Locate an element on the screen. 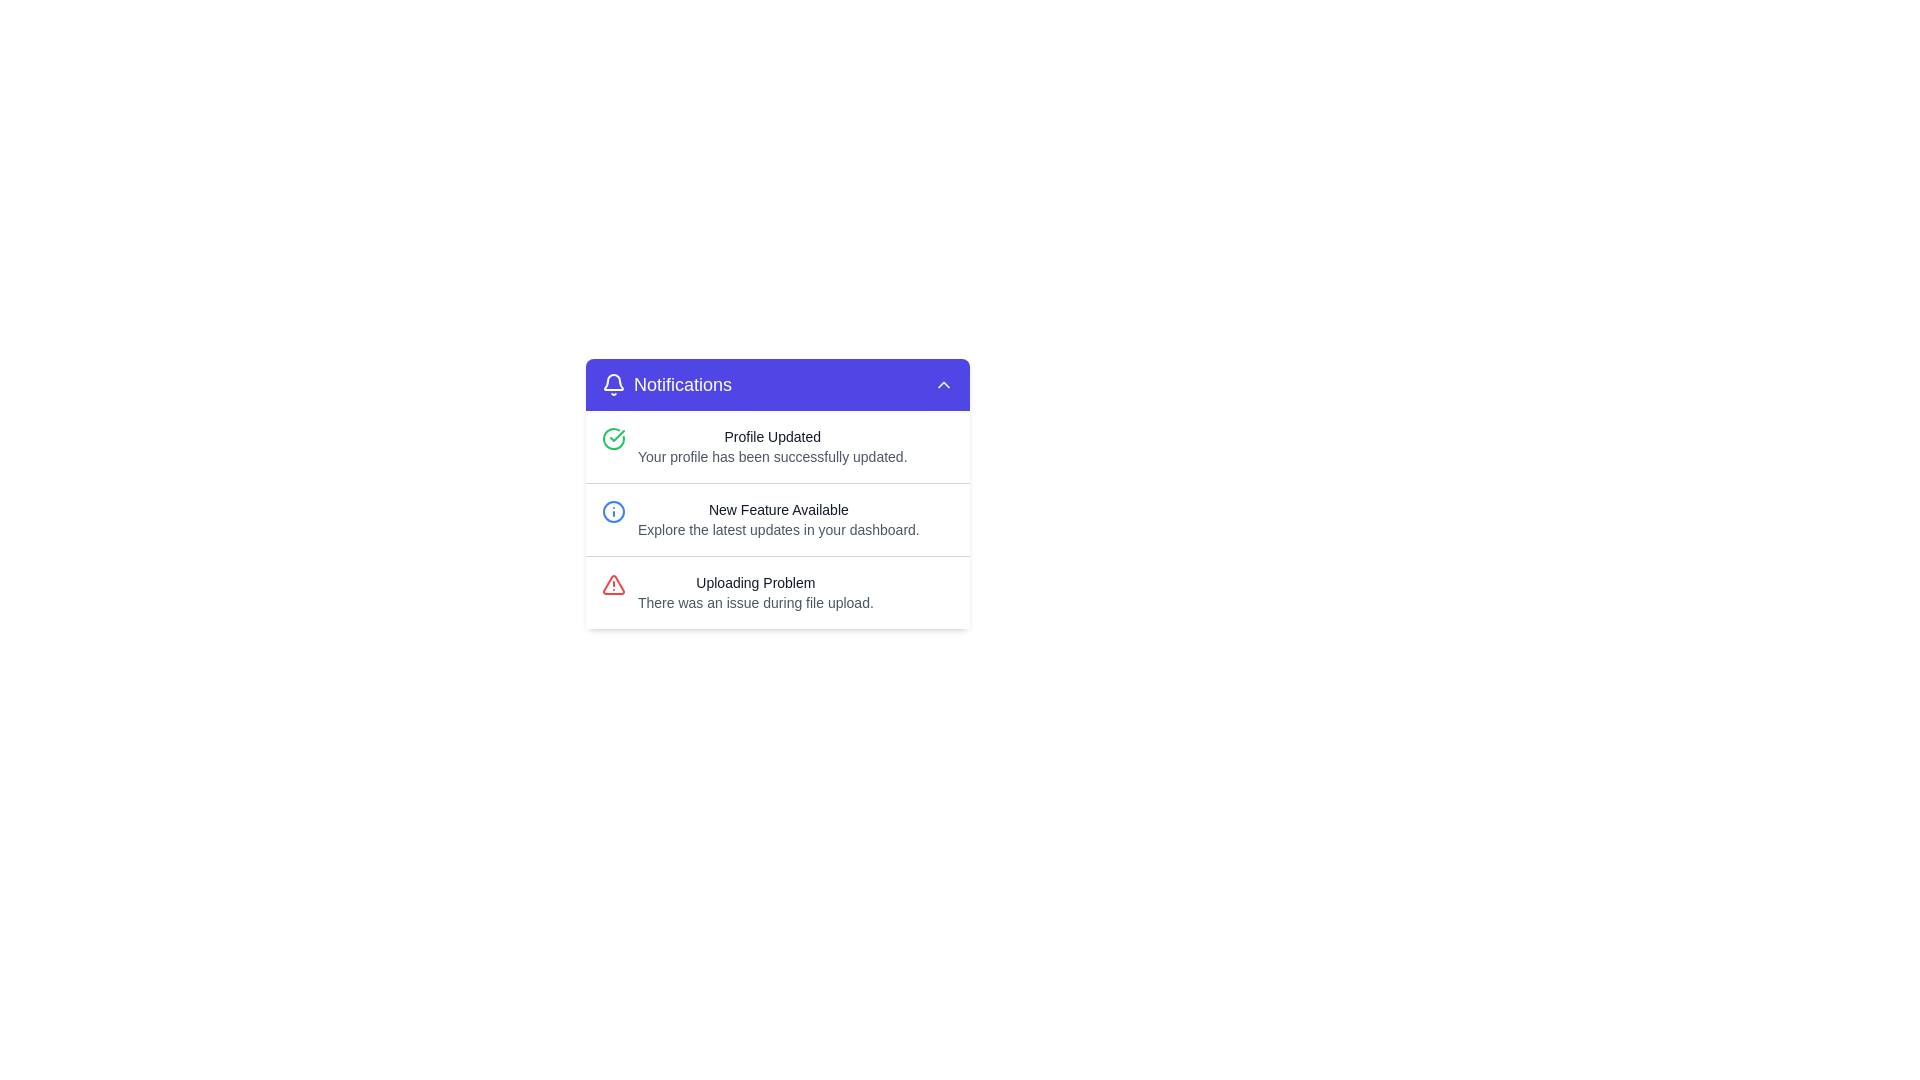 The image size is (1920, 1080). the red triangular warning icon located to the left of the 'Uploading Problem' text in the notifications list is located at coordinates (613, 585).